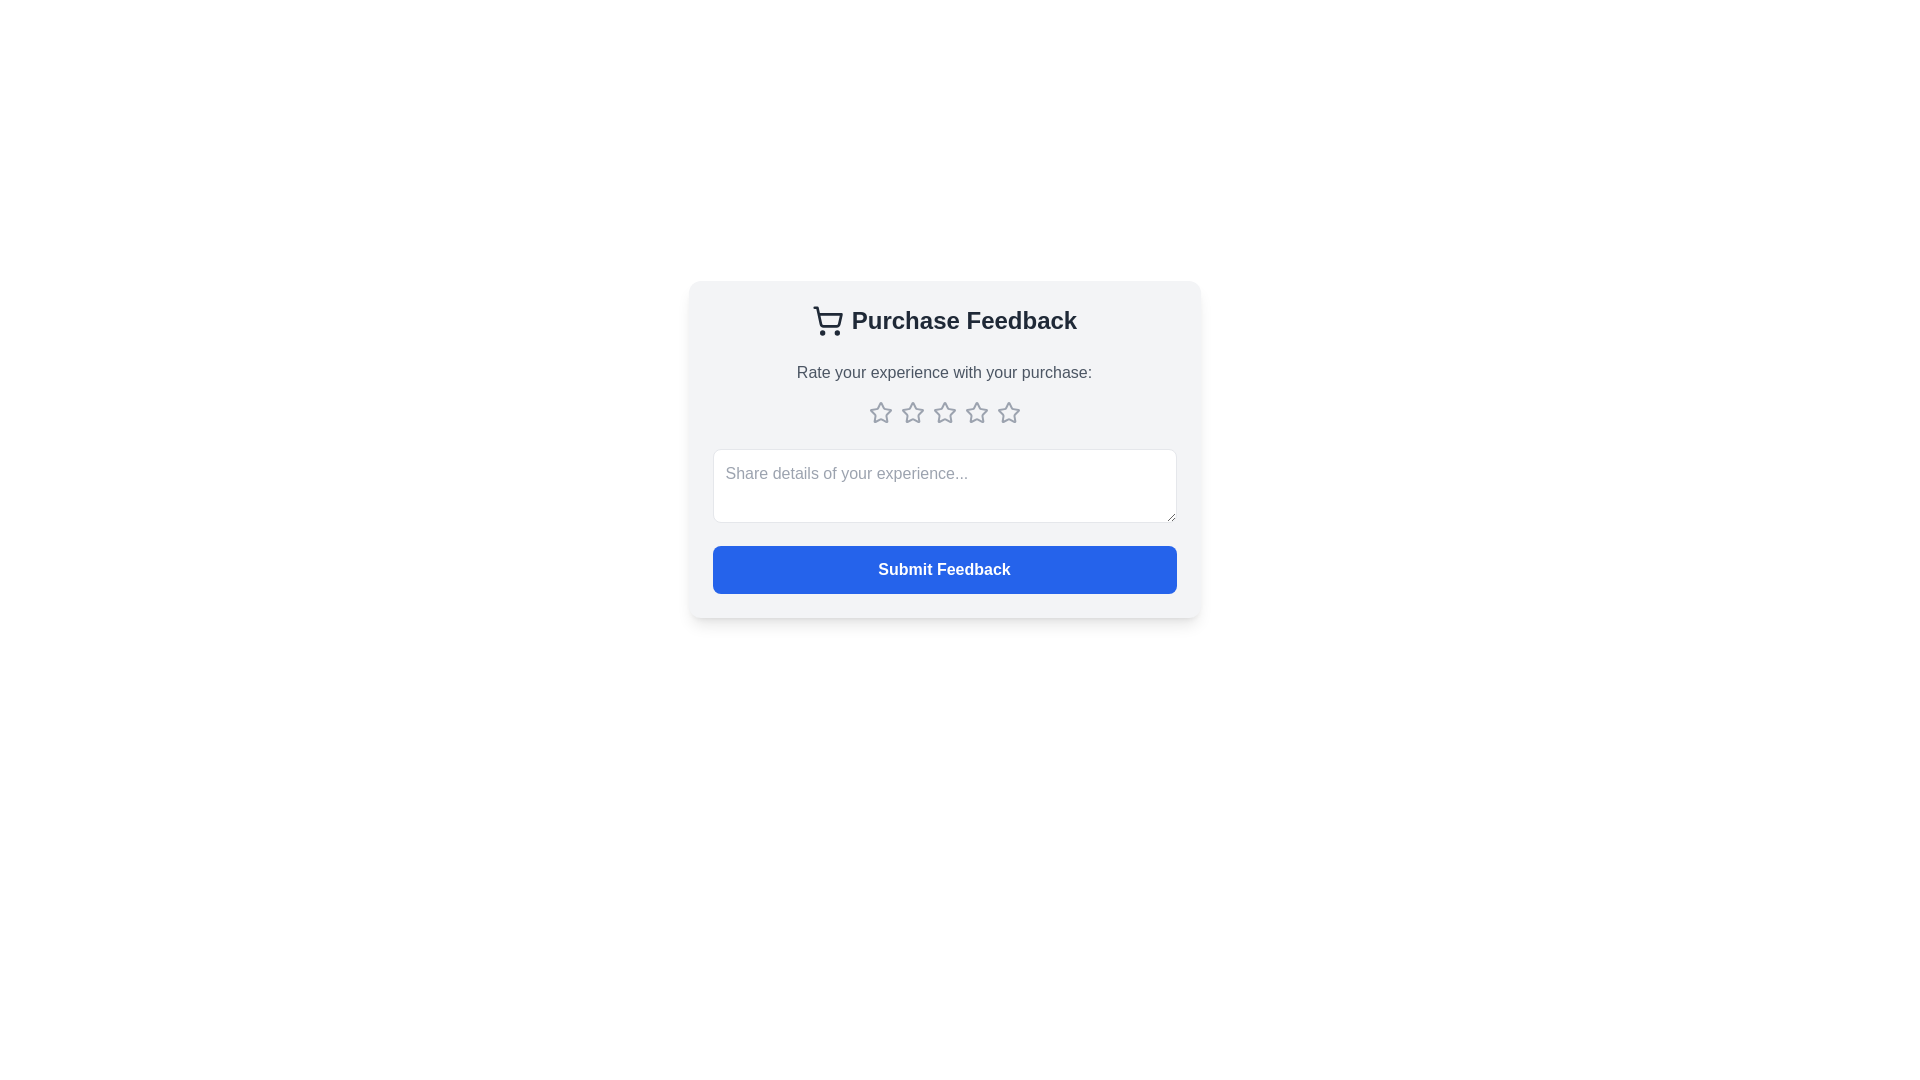 This screenshot has width=1920, height=1080. Describe the element at coordinates (880, 411) in the screenshot. I see `the second star from the left in the horizontal arrangement of five stars` at that location.